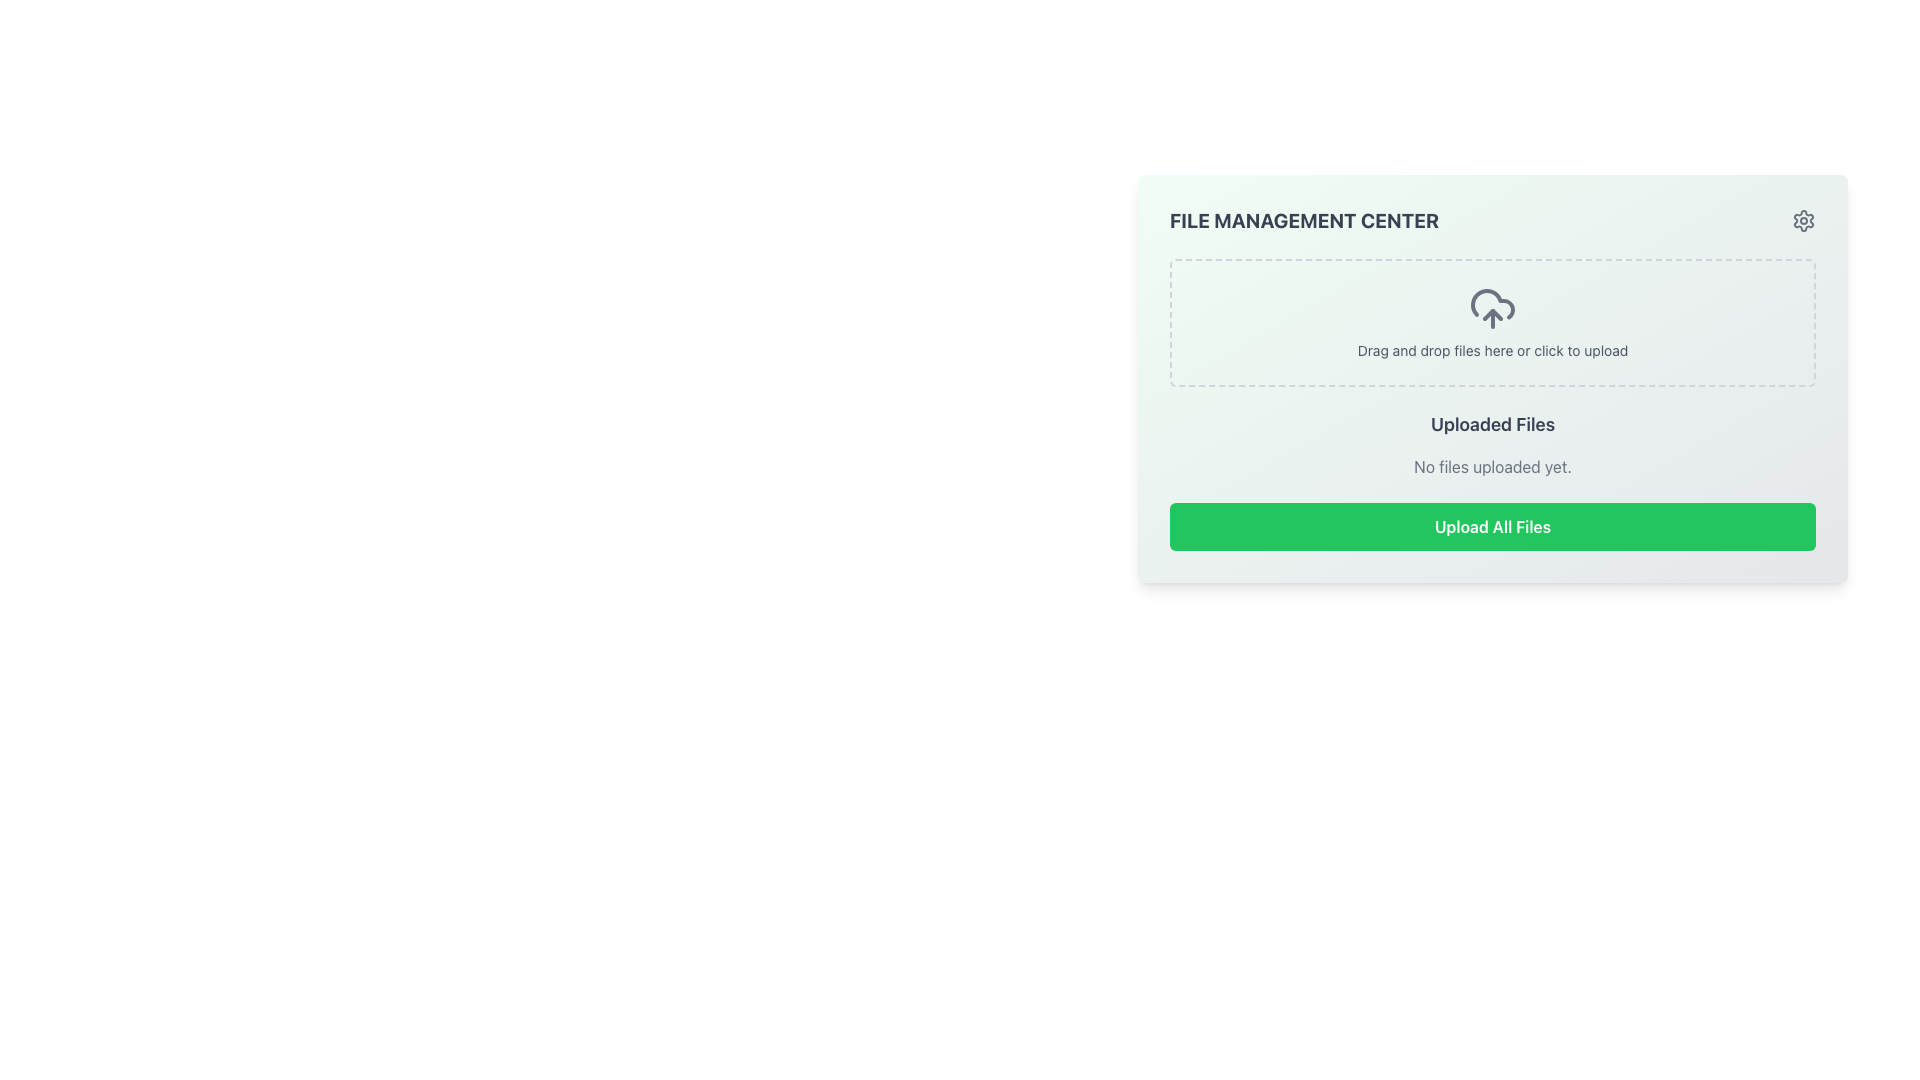 The width and height of the screenshot is (1920, 1080). I want to click on the graphic of the upward arrow component of the upload icon, which is part of a cloud-shaped design, so click(1492, 315).